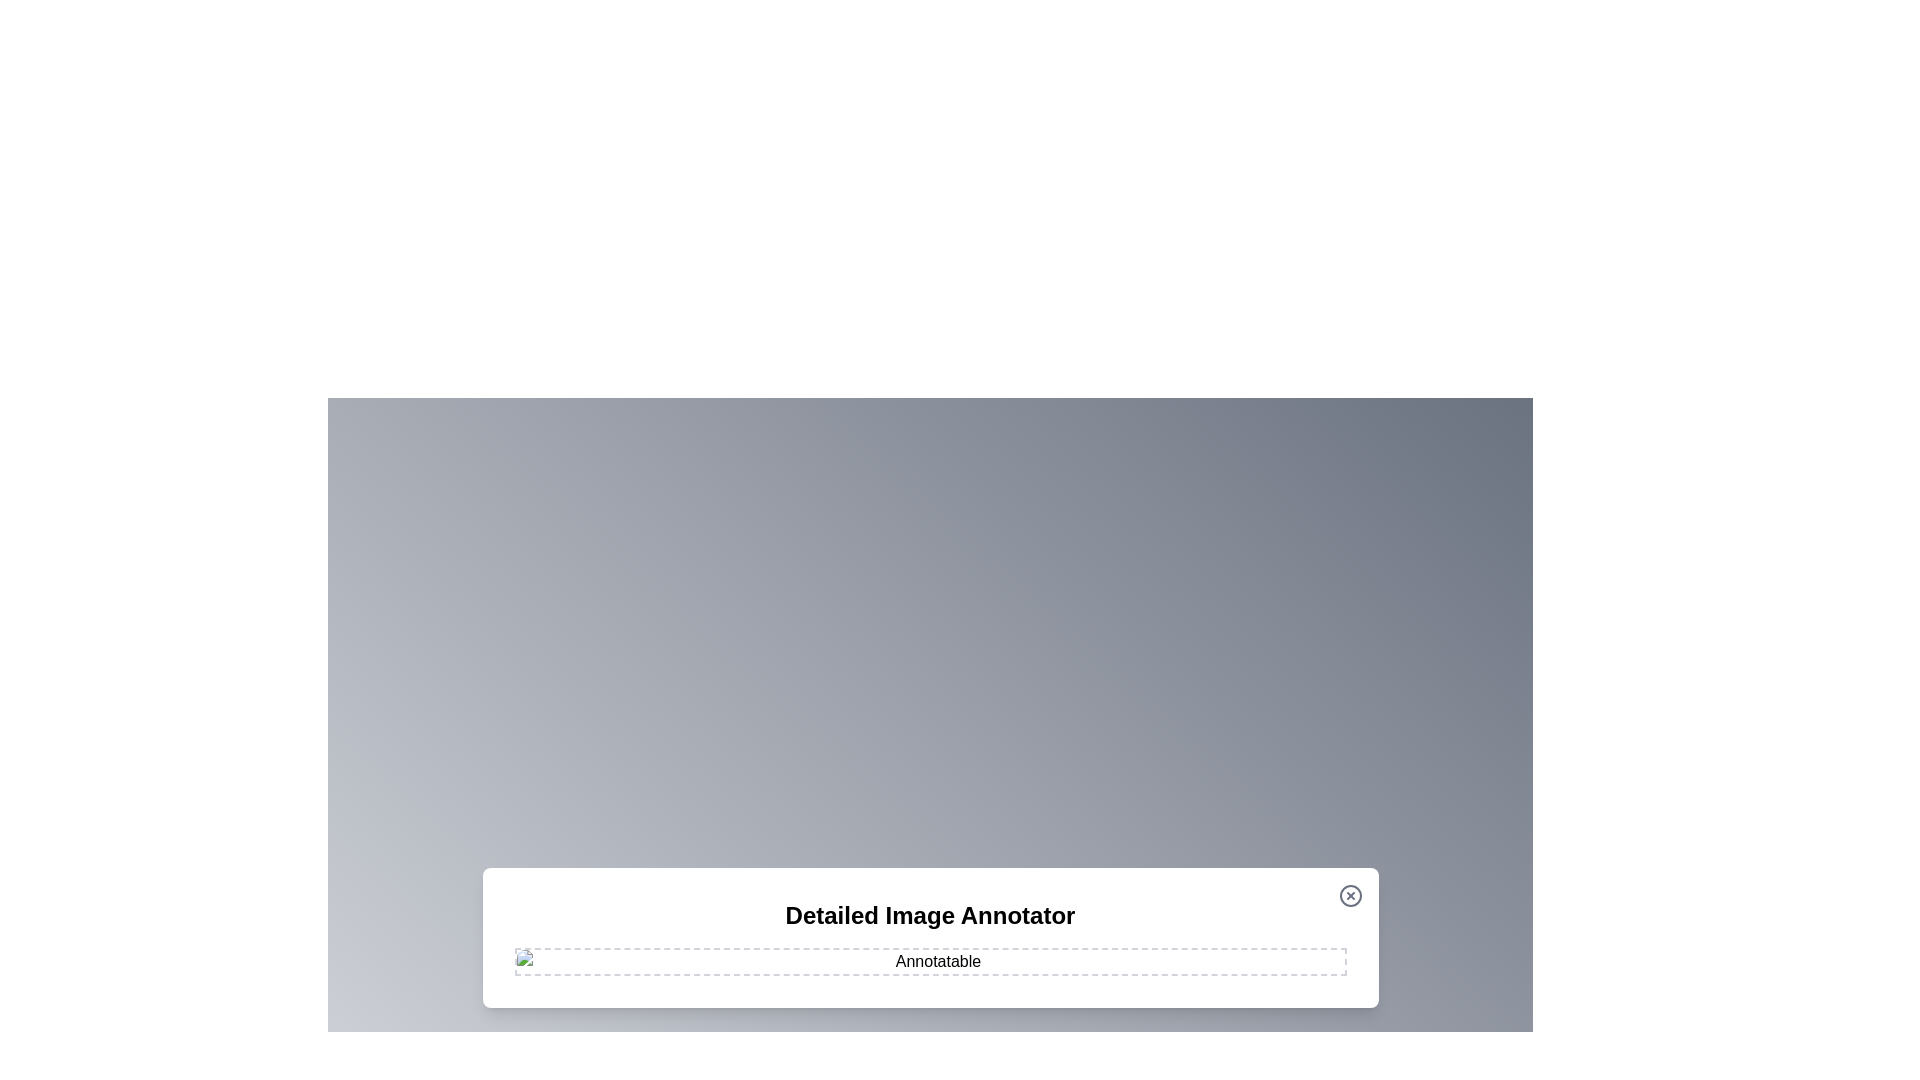 The width and height of the screenshot is (1920, 1080). What do you see at coordinates (1069, 967) in the screenshot?
I see `the image at coordinates (1070, 968) to add an annotation` at bounding box center [1069, 967].